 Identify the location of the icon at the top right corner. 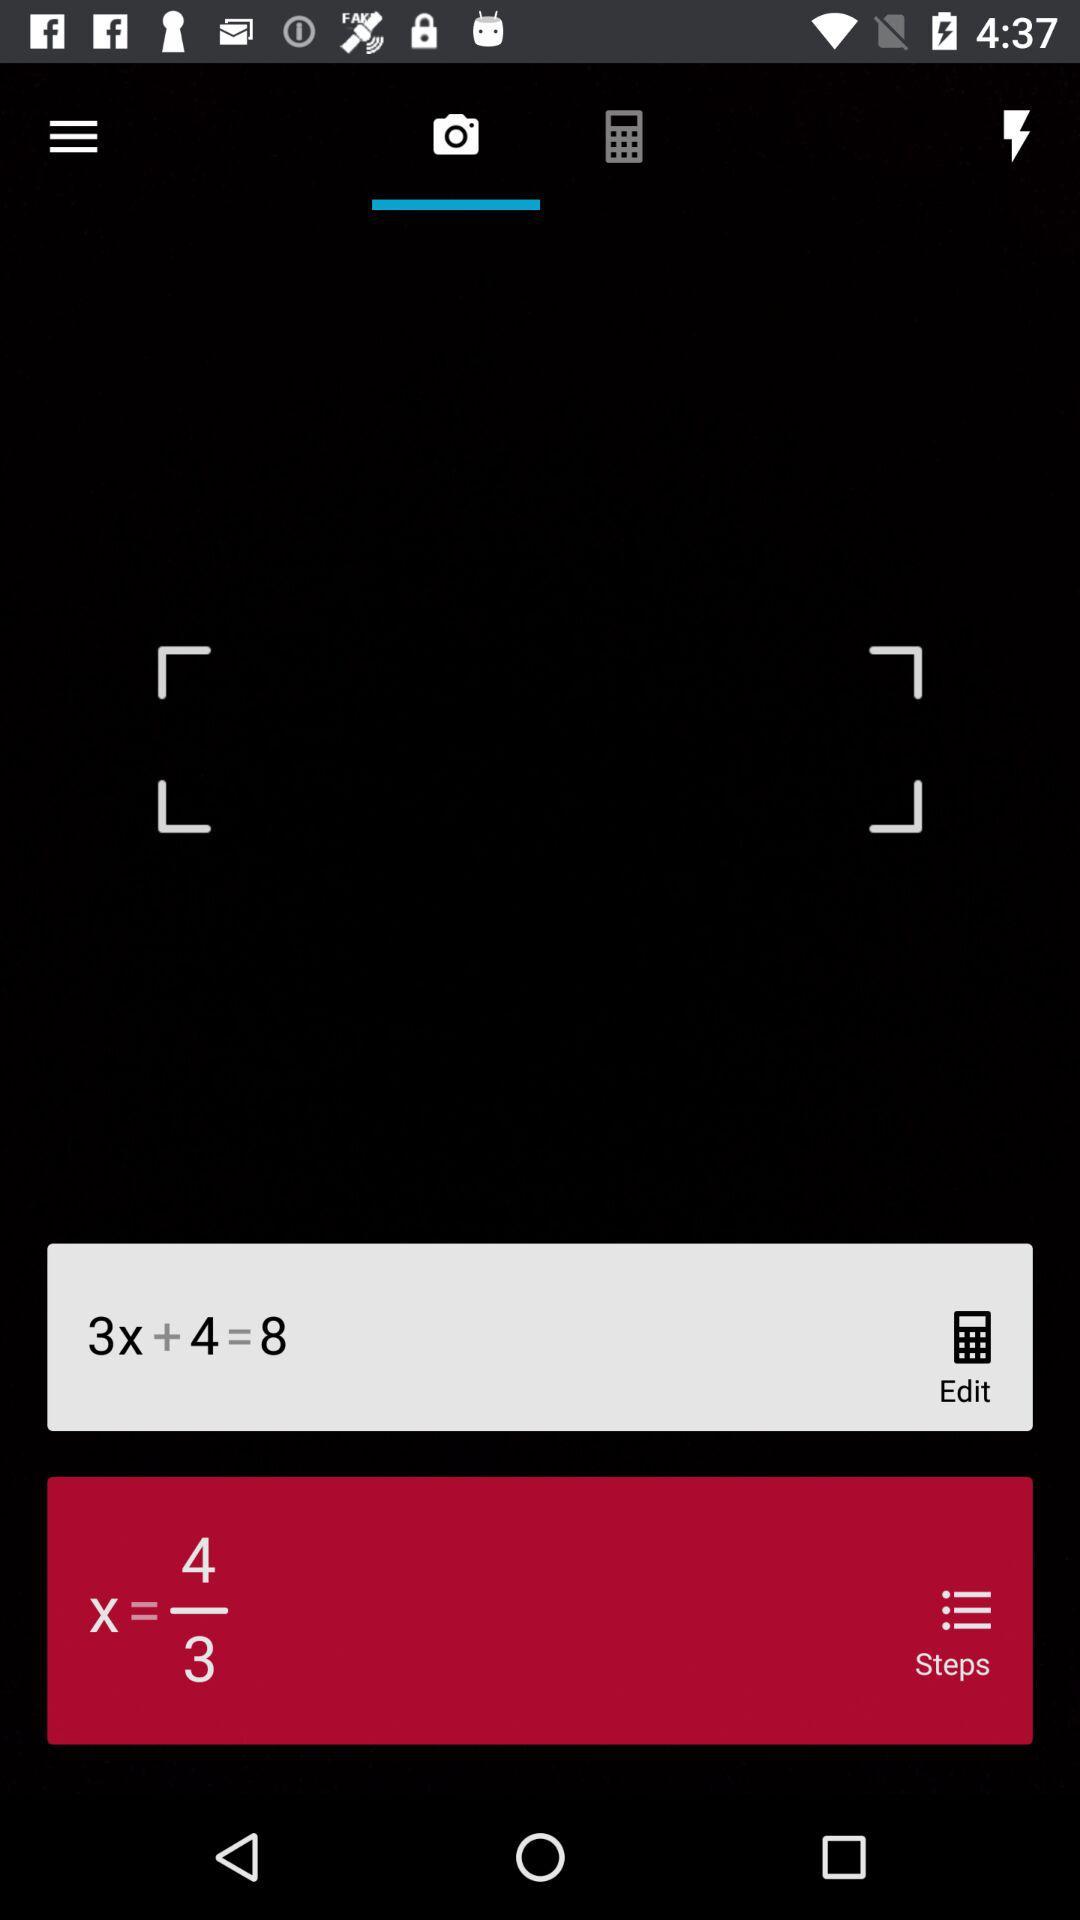
(1017, 135).